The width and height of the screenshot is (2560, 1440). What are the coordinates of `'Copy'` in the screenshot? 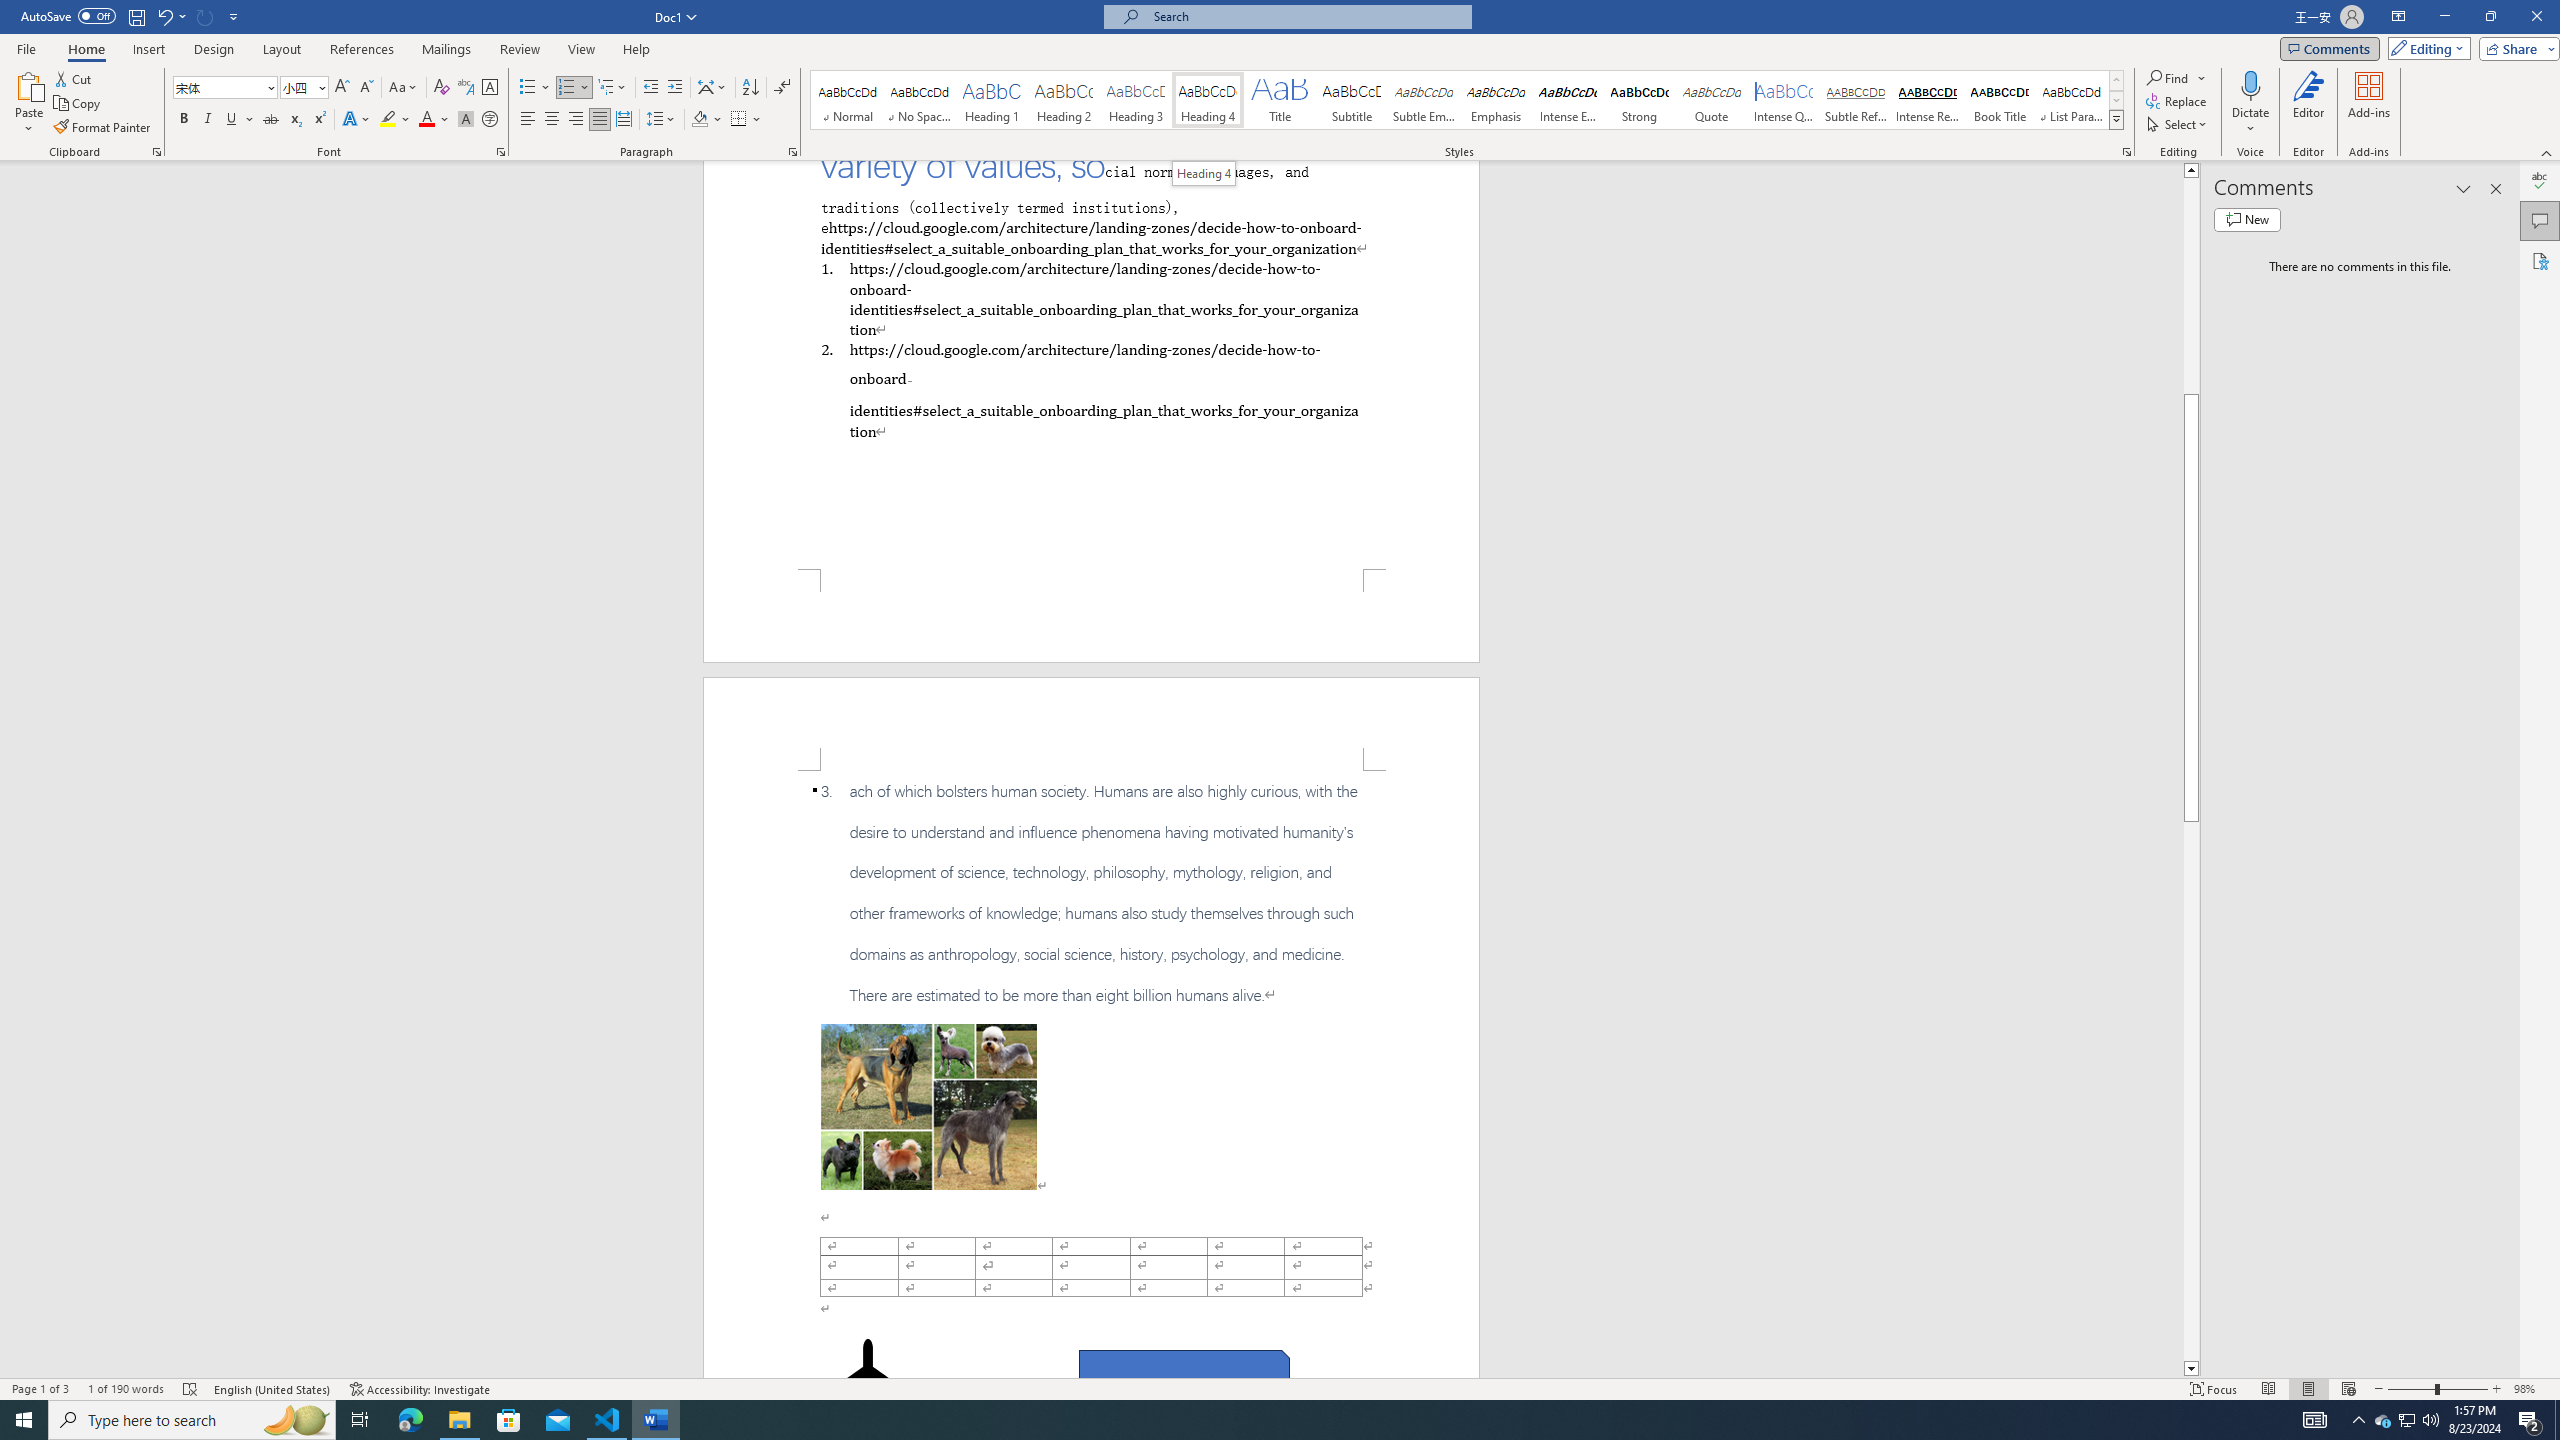 It's located at (78, 103).